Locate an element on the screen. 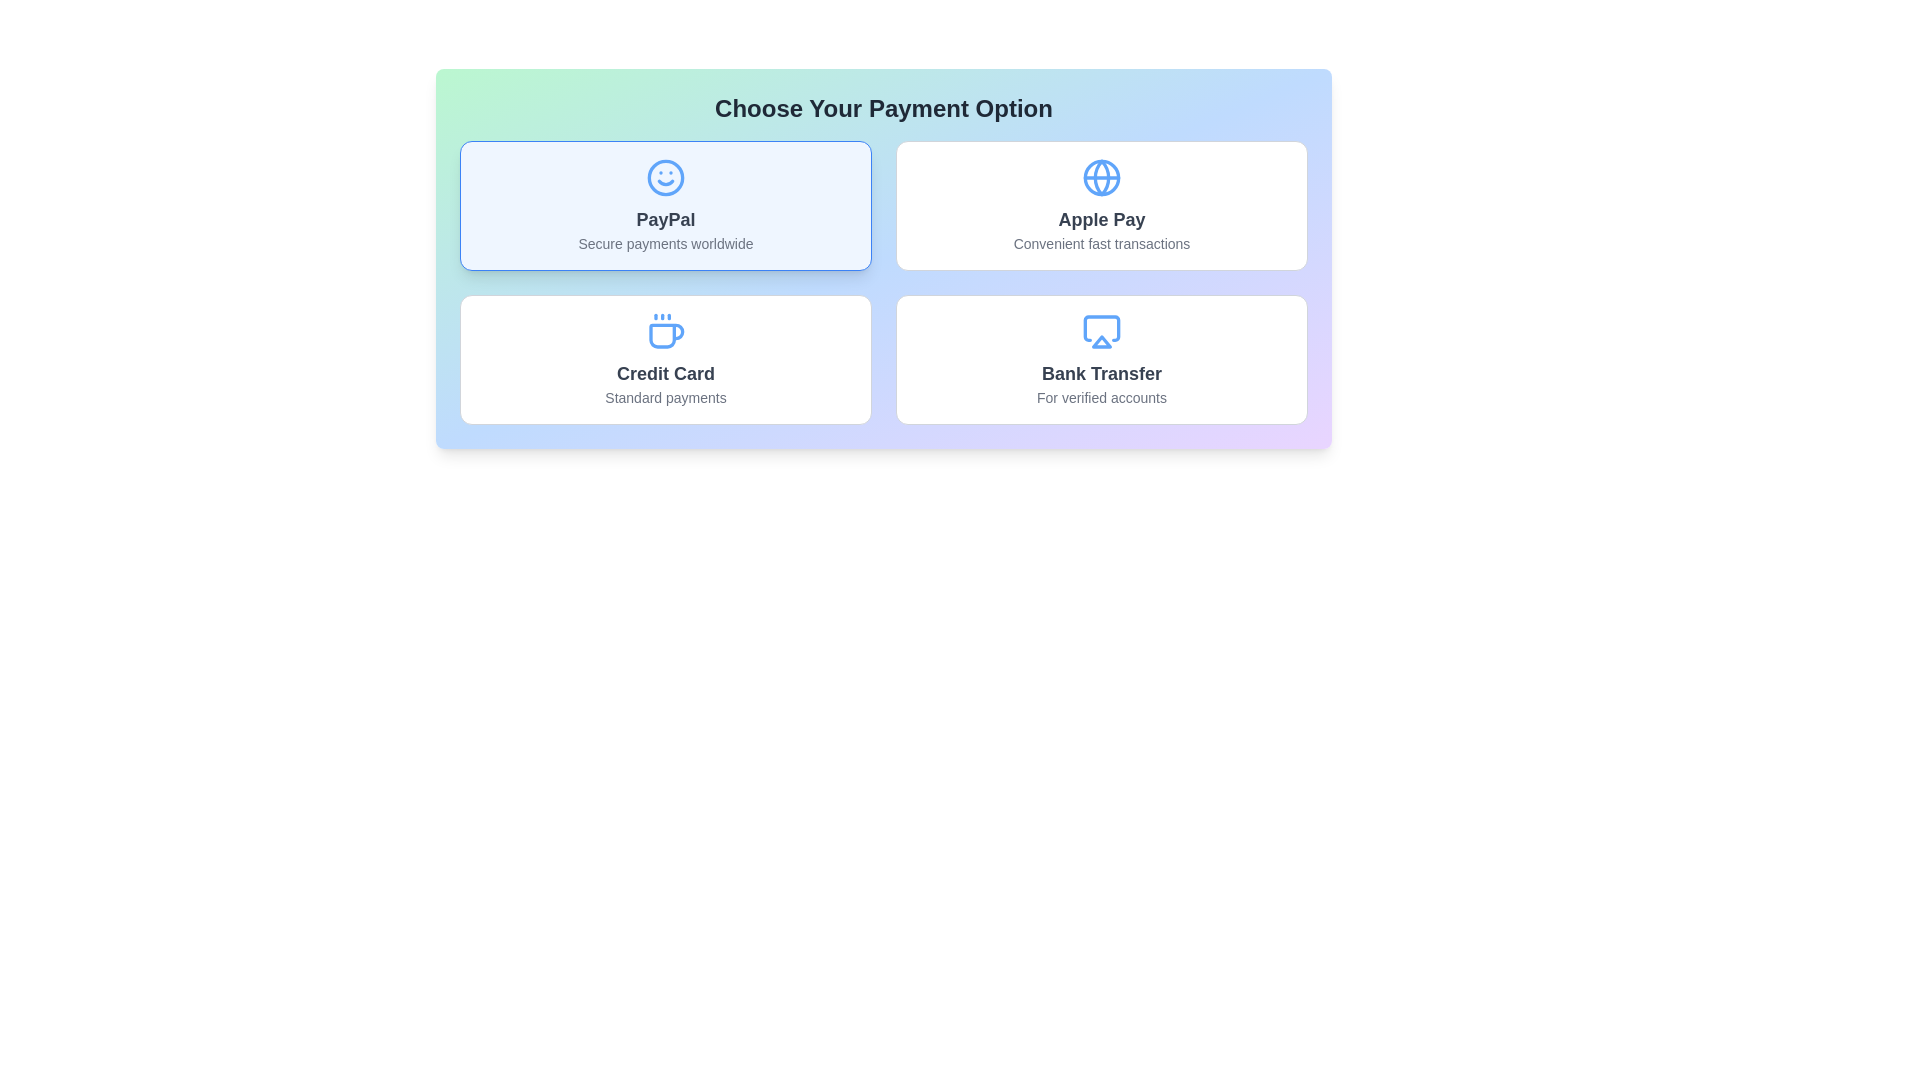  the text label indicating the payment option 'Apple Pay', which is positioned in the second card from the left in the top row of the payment selection UI is located at coordinates (1101, 219).